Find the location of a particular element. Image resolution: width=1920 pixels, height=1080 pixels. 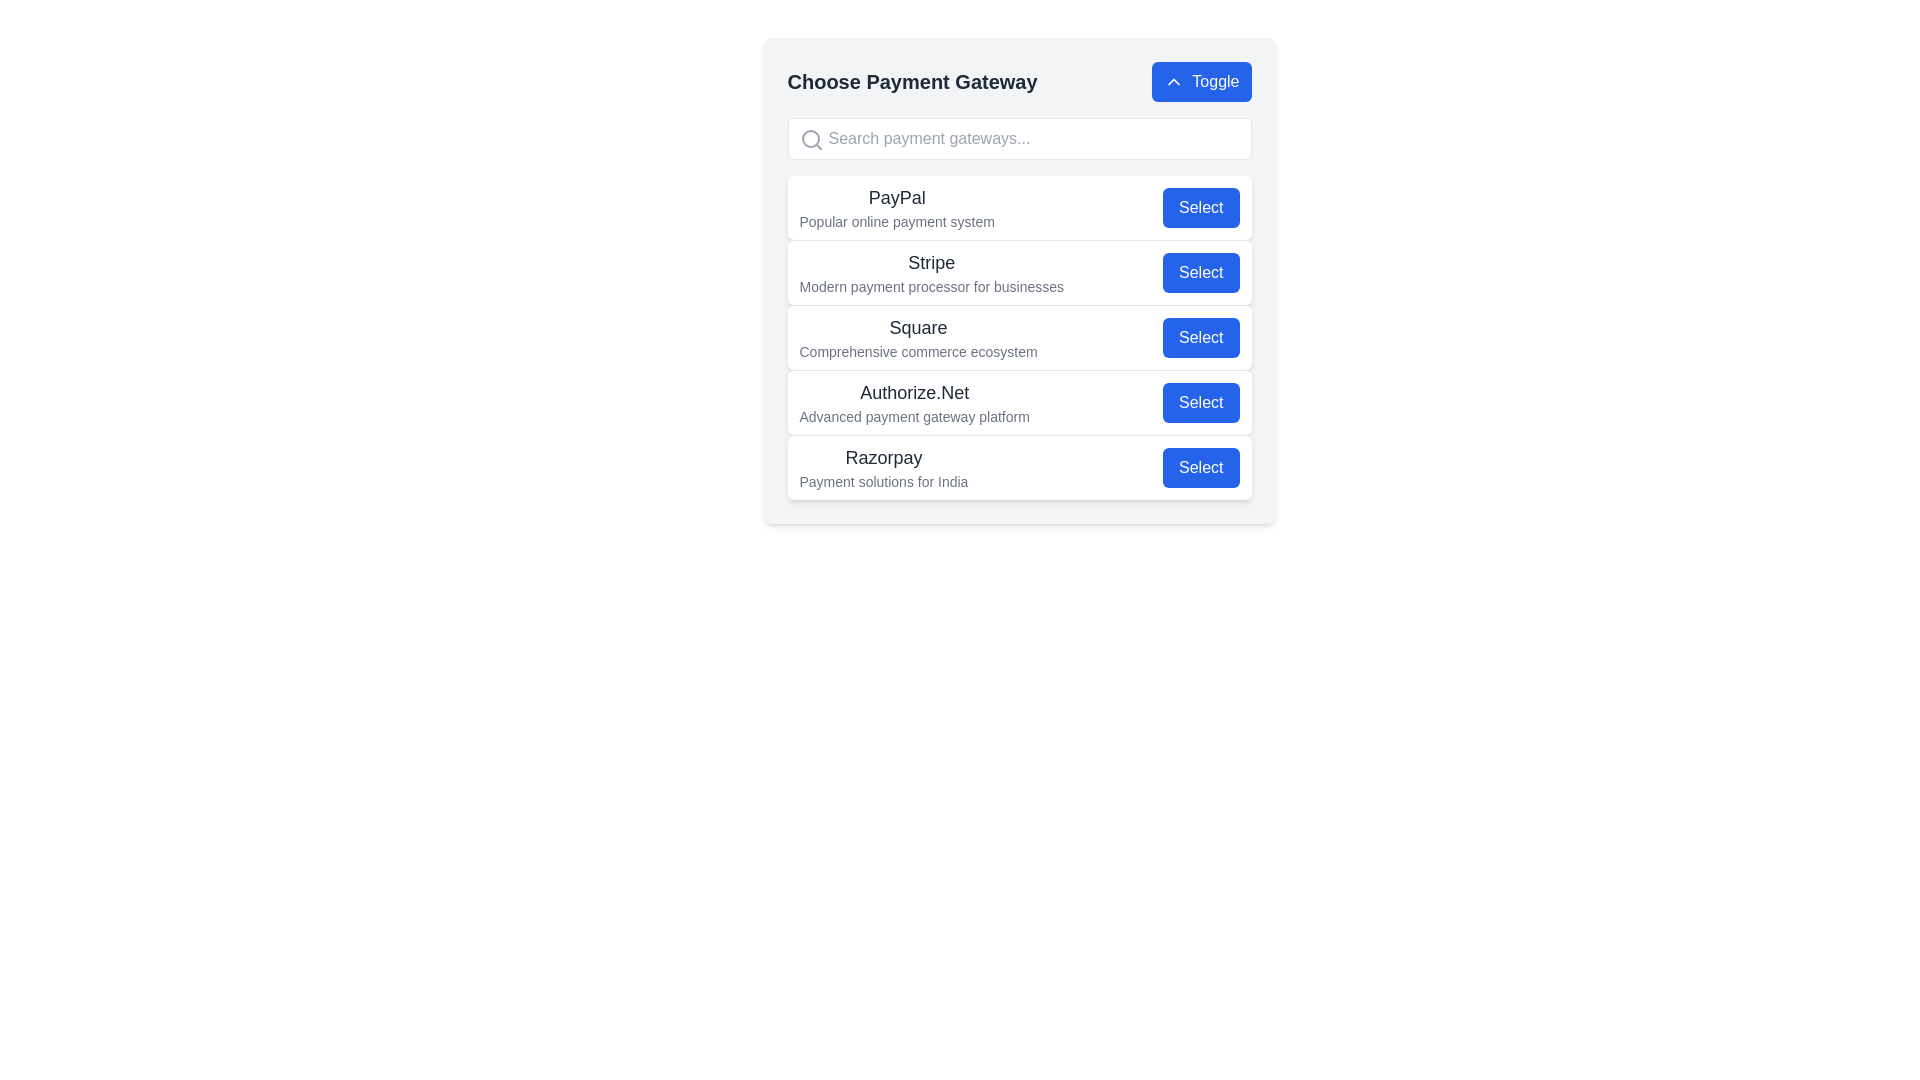

the text display element that provides information about the 'Authorize.Net' payment gateway, located in the 'Choose Payment Gateway' section as the third item in a vertical list is located at coordinates (913, 402).